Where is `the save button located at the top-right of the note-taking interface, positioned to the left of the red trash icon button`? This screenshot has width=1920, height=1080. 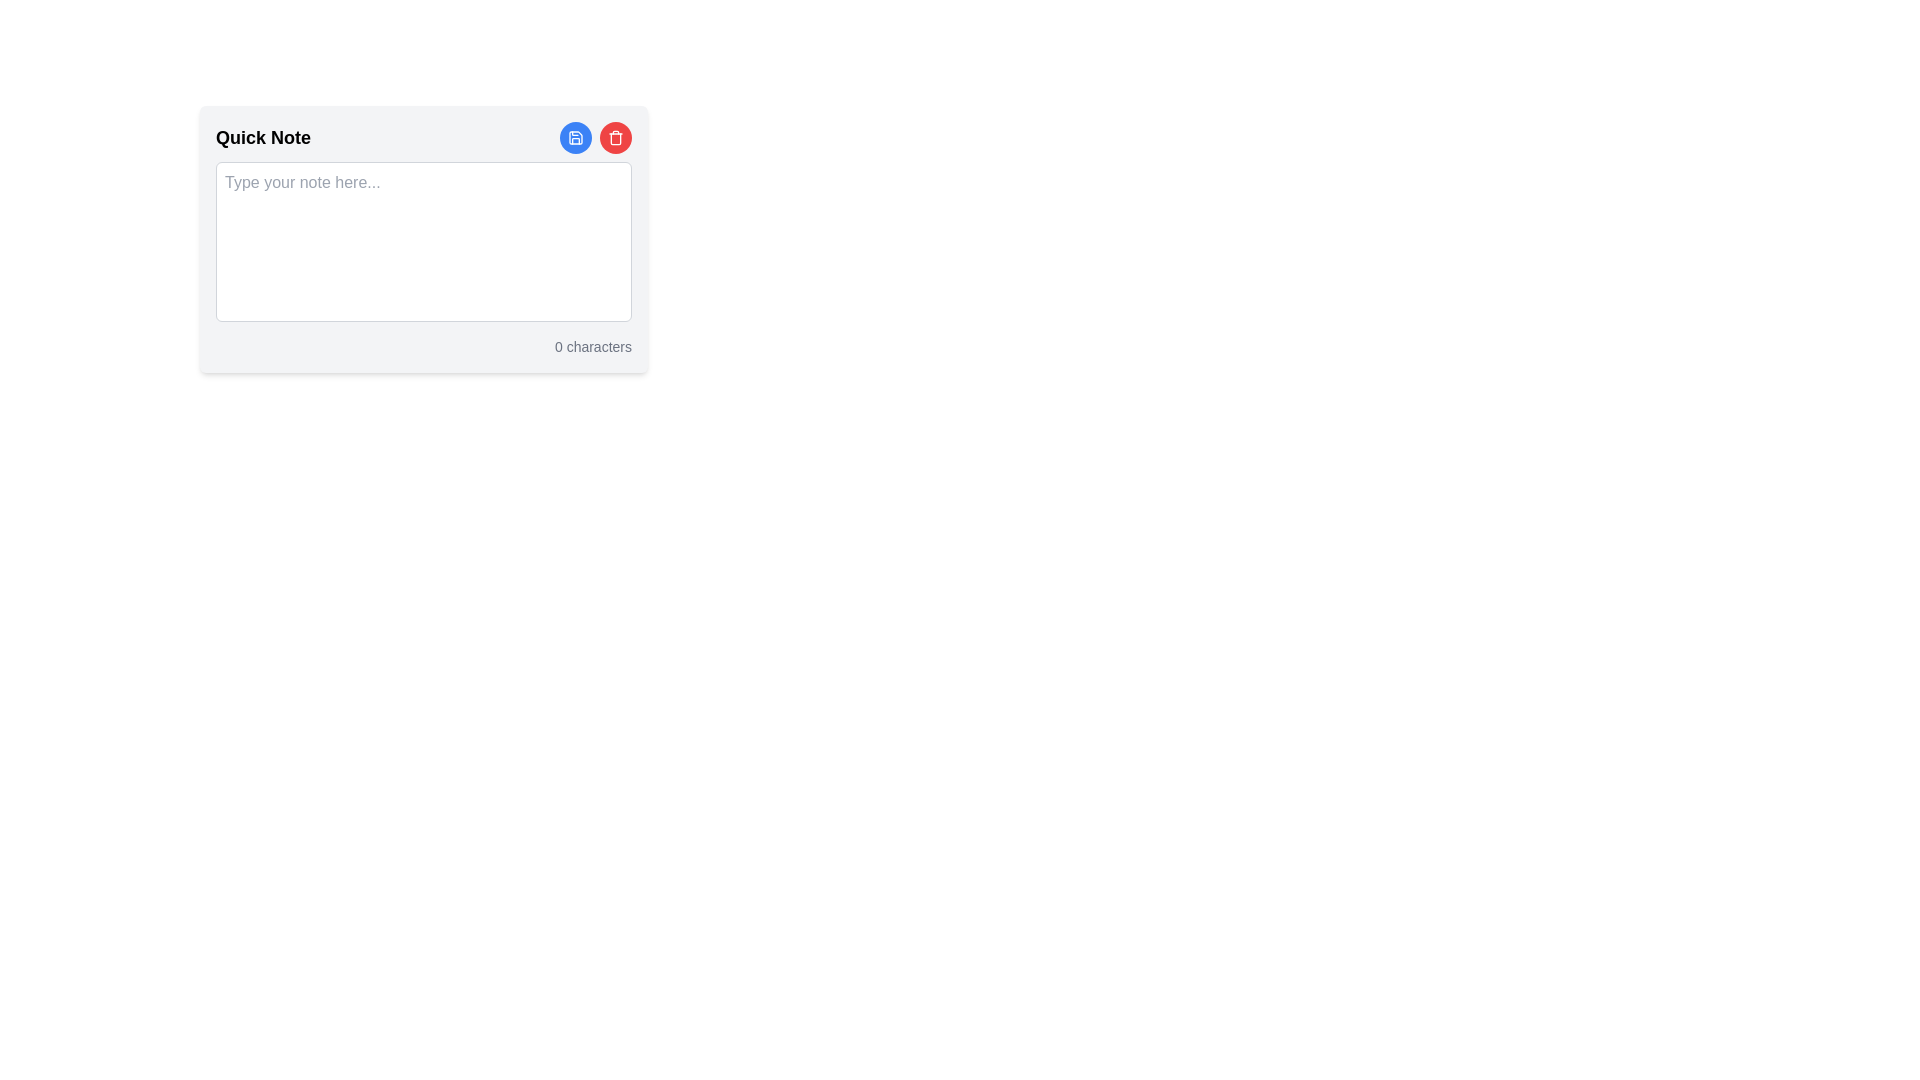
the save button located at the top-right of the note-taking interface, positioned to the left of the red trash icon button is located at coordinates (575, 137).